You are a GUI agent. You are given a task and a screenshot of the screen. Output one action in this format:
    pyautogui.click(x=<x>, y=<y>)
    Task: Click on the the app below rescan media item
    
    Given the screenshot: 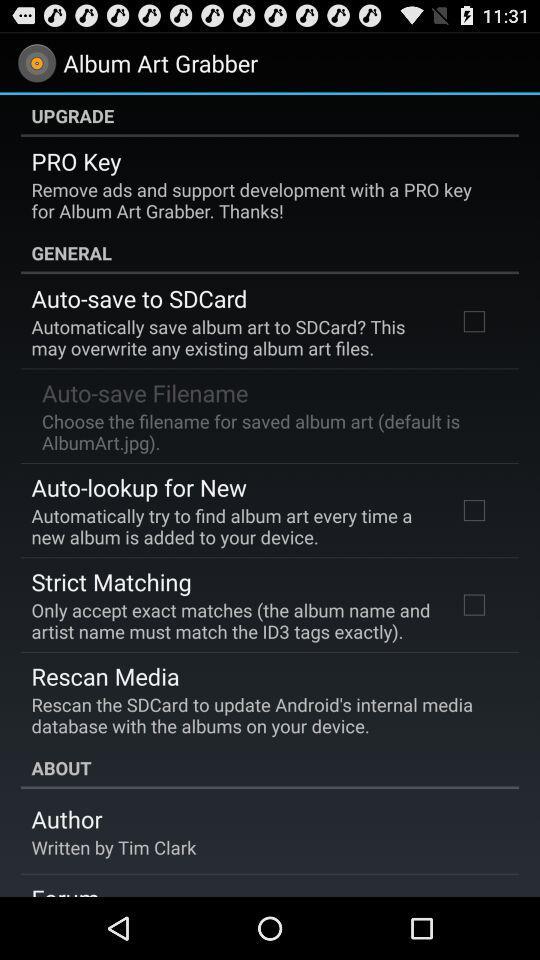 What is the action you would take?
    pyautogui.click(x=263, y=715)
    